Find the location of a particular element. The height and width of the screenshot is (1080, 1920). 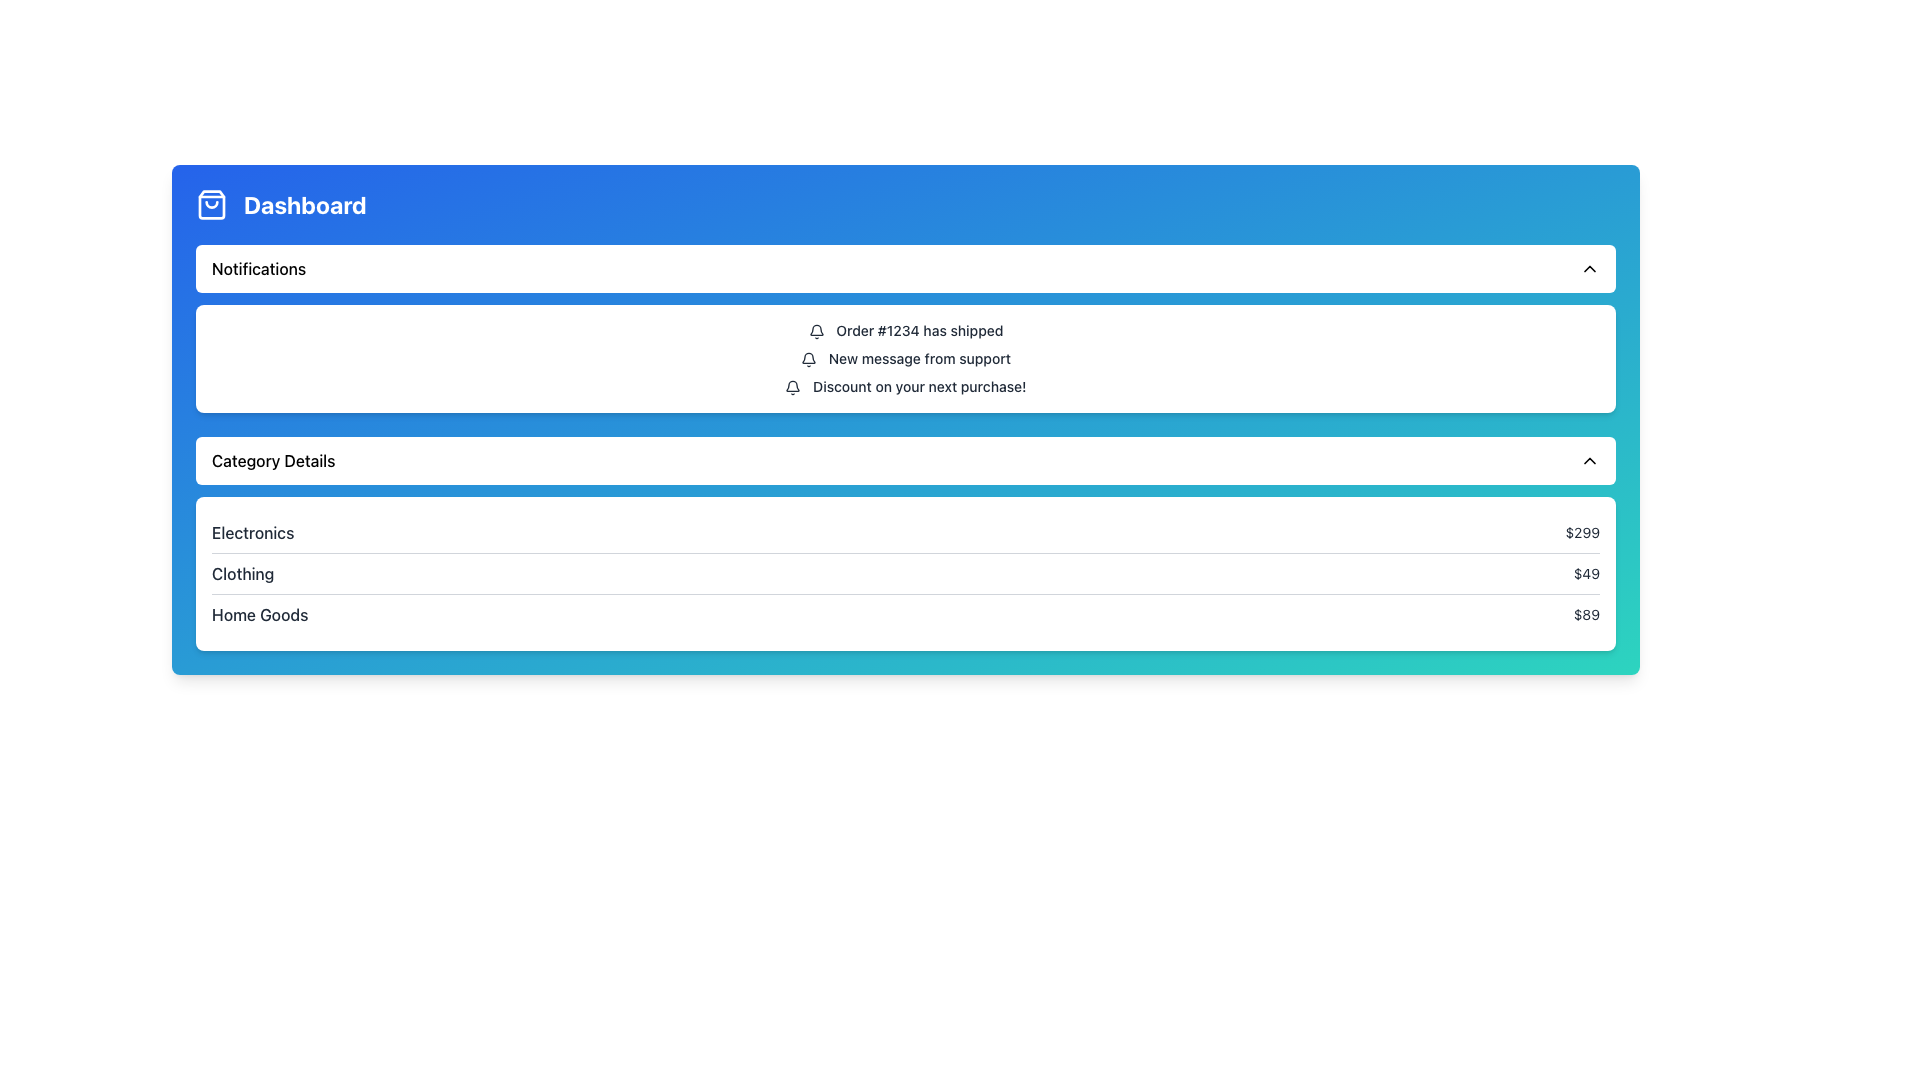

the shopping bag icon located to the left of the 'Dashboard' text in the header section is located at coordinates (211, 204).